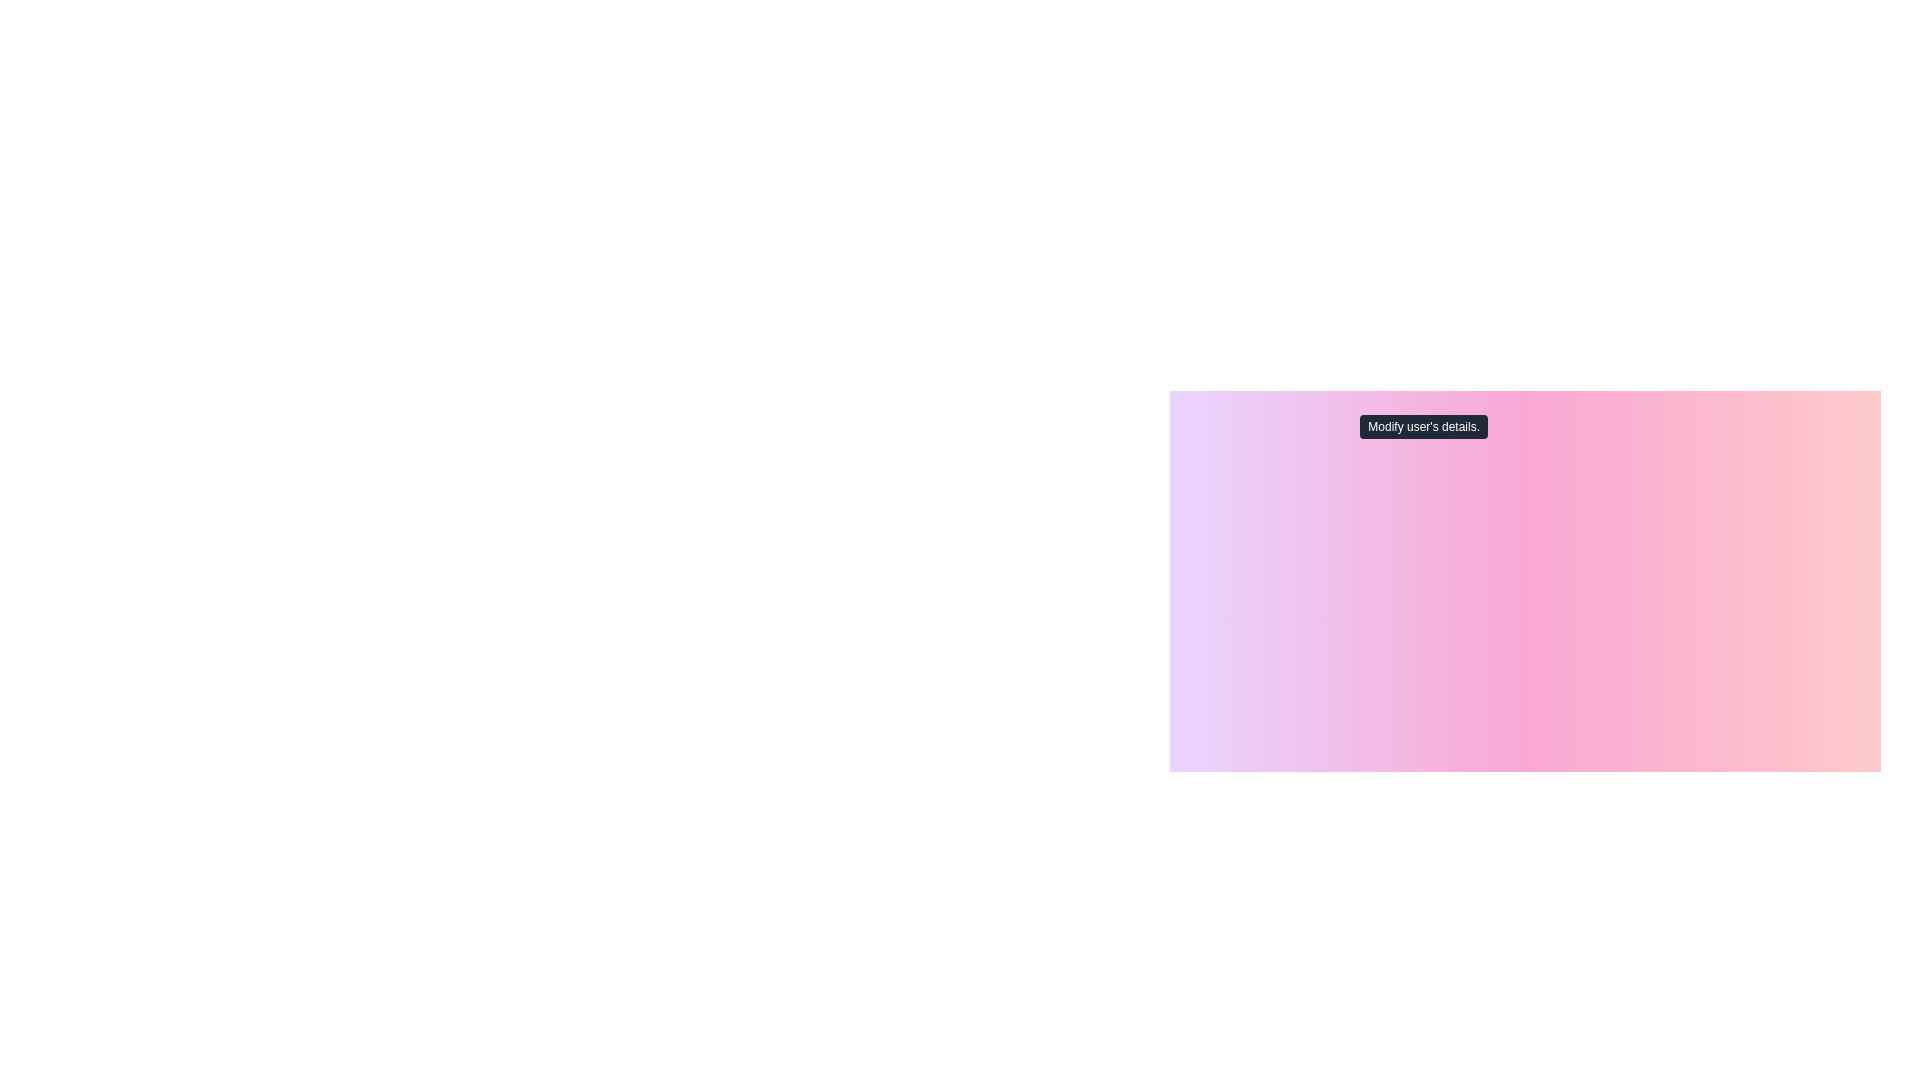 This screenshot has height=1080, width=1920. What do you see at coordinates (1423, 426) in the screenshot?
I see `the tooltip displaying 'Modify user's details.' which is located directly above the 'Edit Profile' button` at bounding box center [1423, 426].